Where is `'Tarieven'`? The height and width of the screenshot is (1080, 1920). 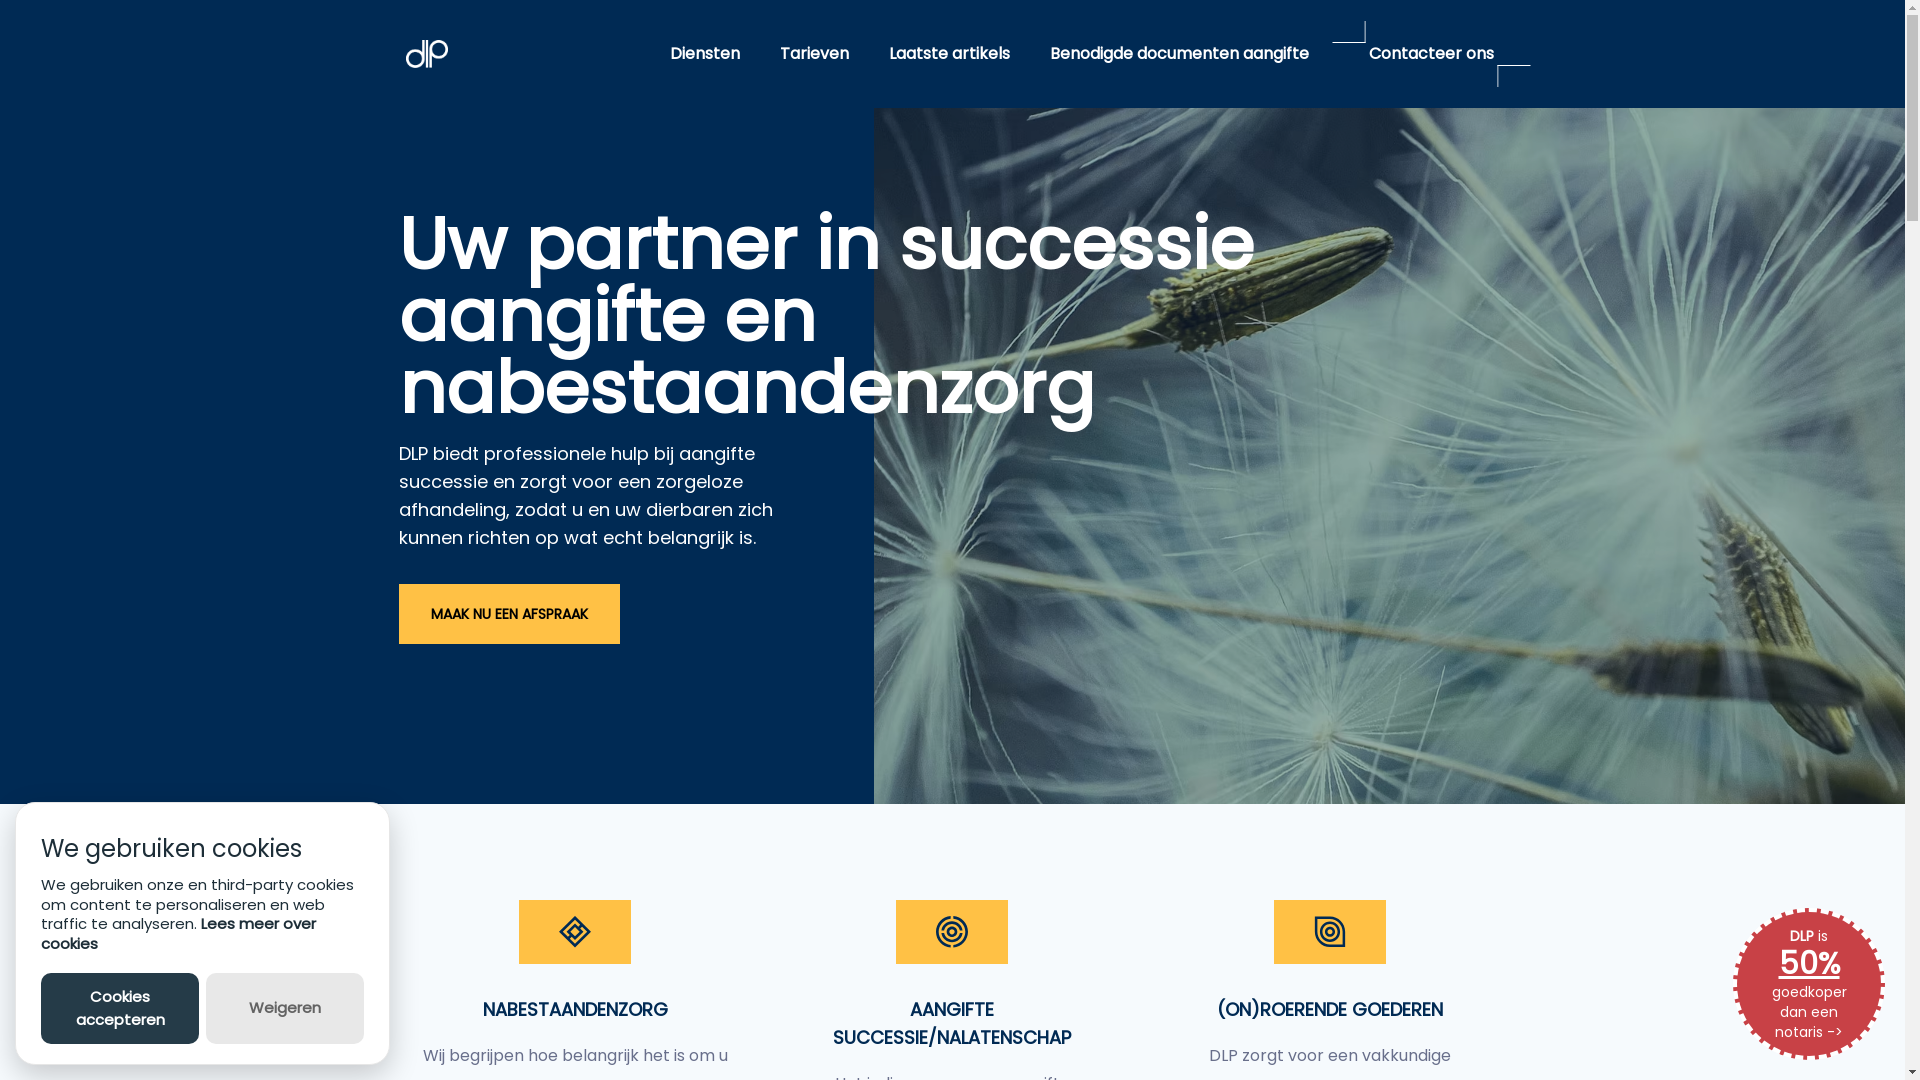 'Tarieven' is located at coordinates (814, 52).